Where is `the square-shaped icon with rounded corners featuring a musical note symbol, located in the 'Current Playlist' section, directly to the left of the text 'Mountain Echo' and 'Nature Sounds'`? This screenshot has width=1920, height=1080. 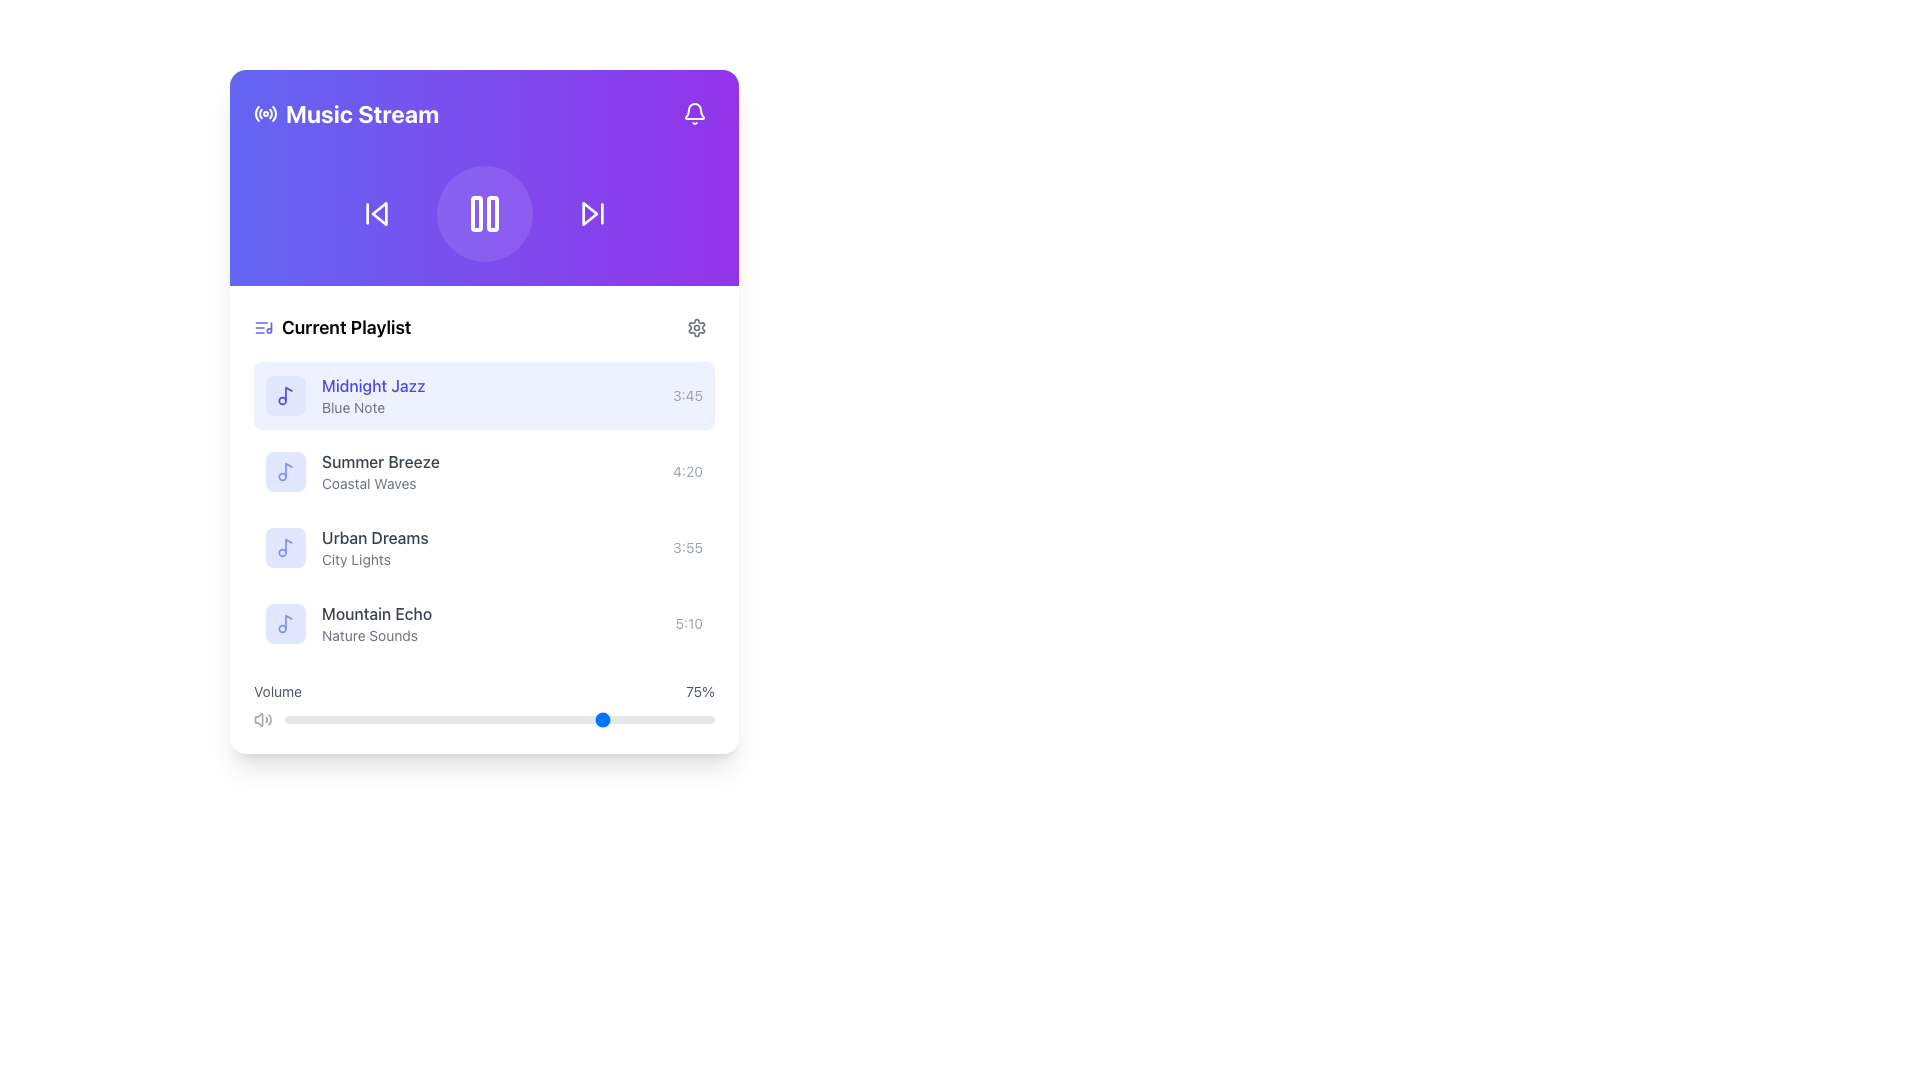
the square-shaped icon with rounded corners featuring a musical note symbol, located in the 'Current Playlist' section, directly to the left of the text 'Mountain Echo' and 'Nature Sounds' is located at coordinates (285, 623).